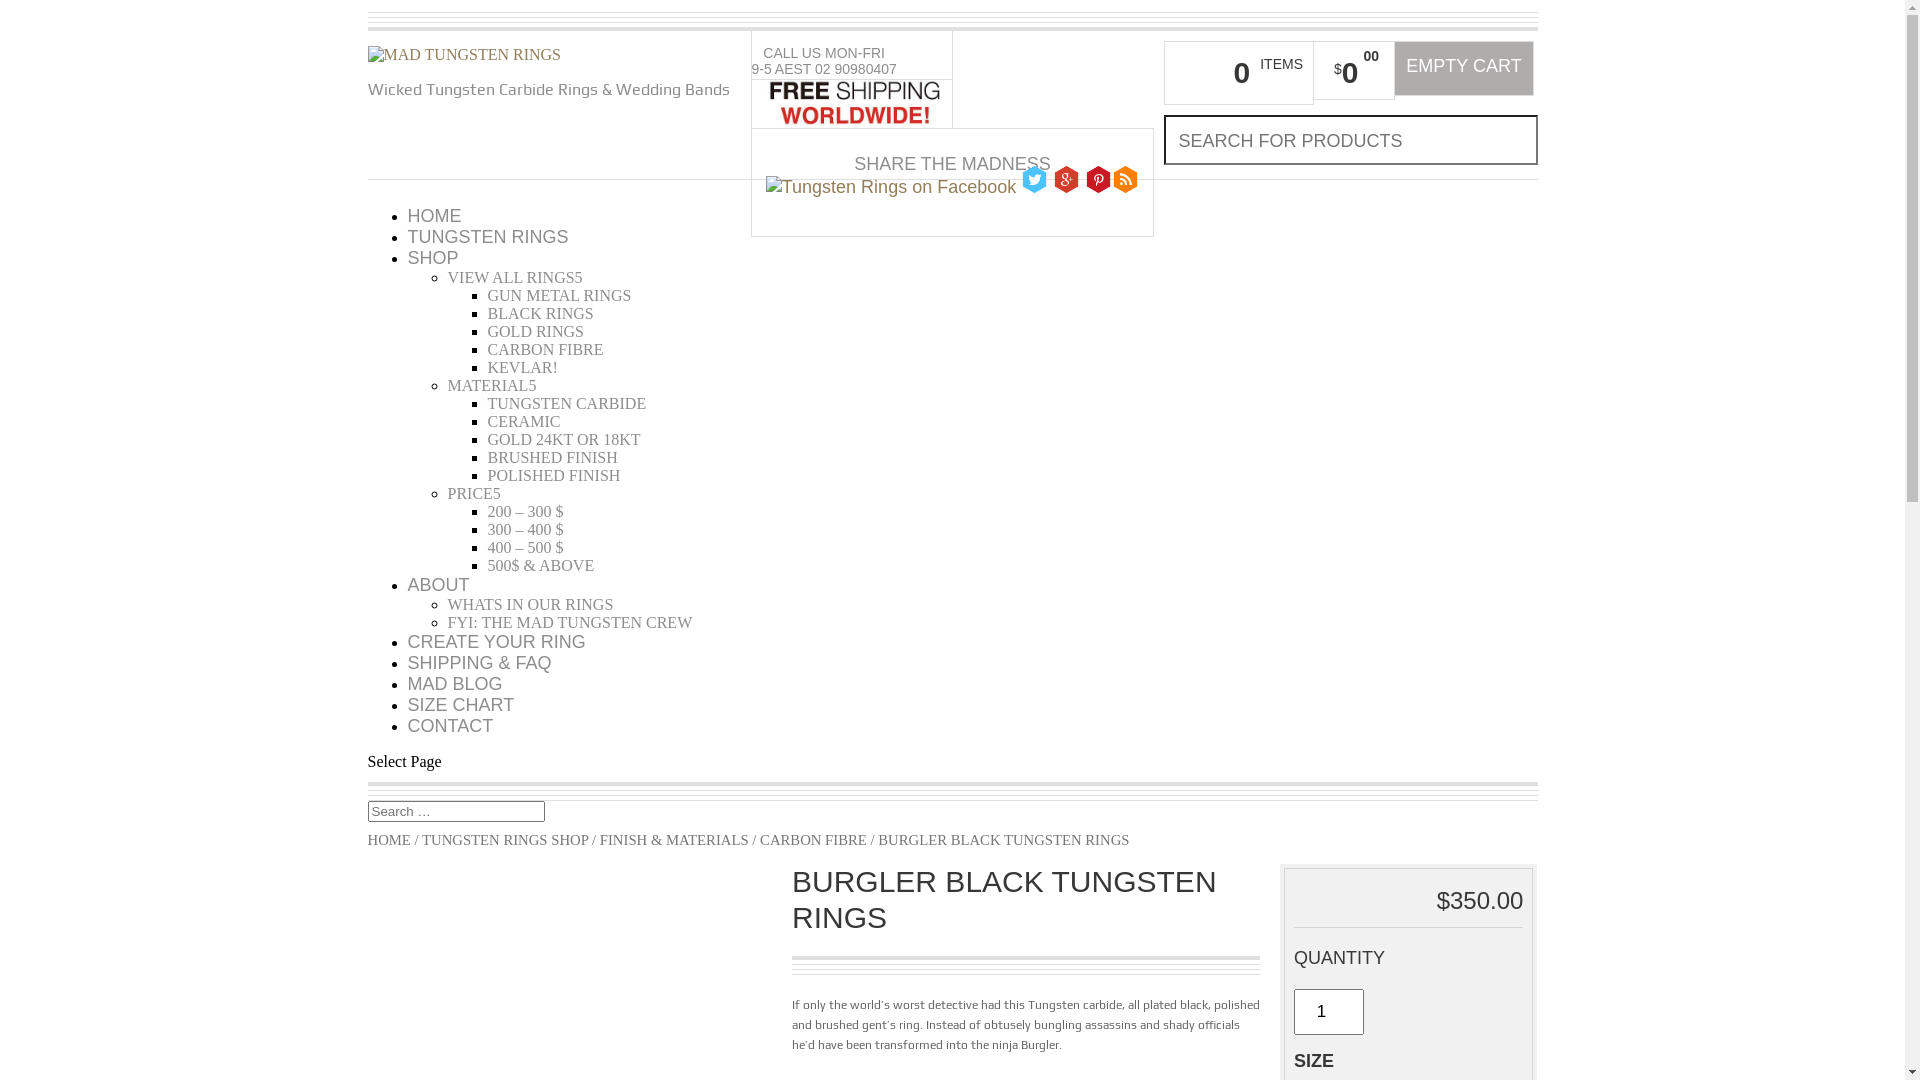 The image size is (1920, 1080). I want to click on 'CREATE YOUR RING', so click(497, 641).